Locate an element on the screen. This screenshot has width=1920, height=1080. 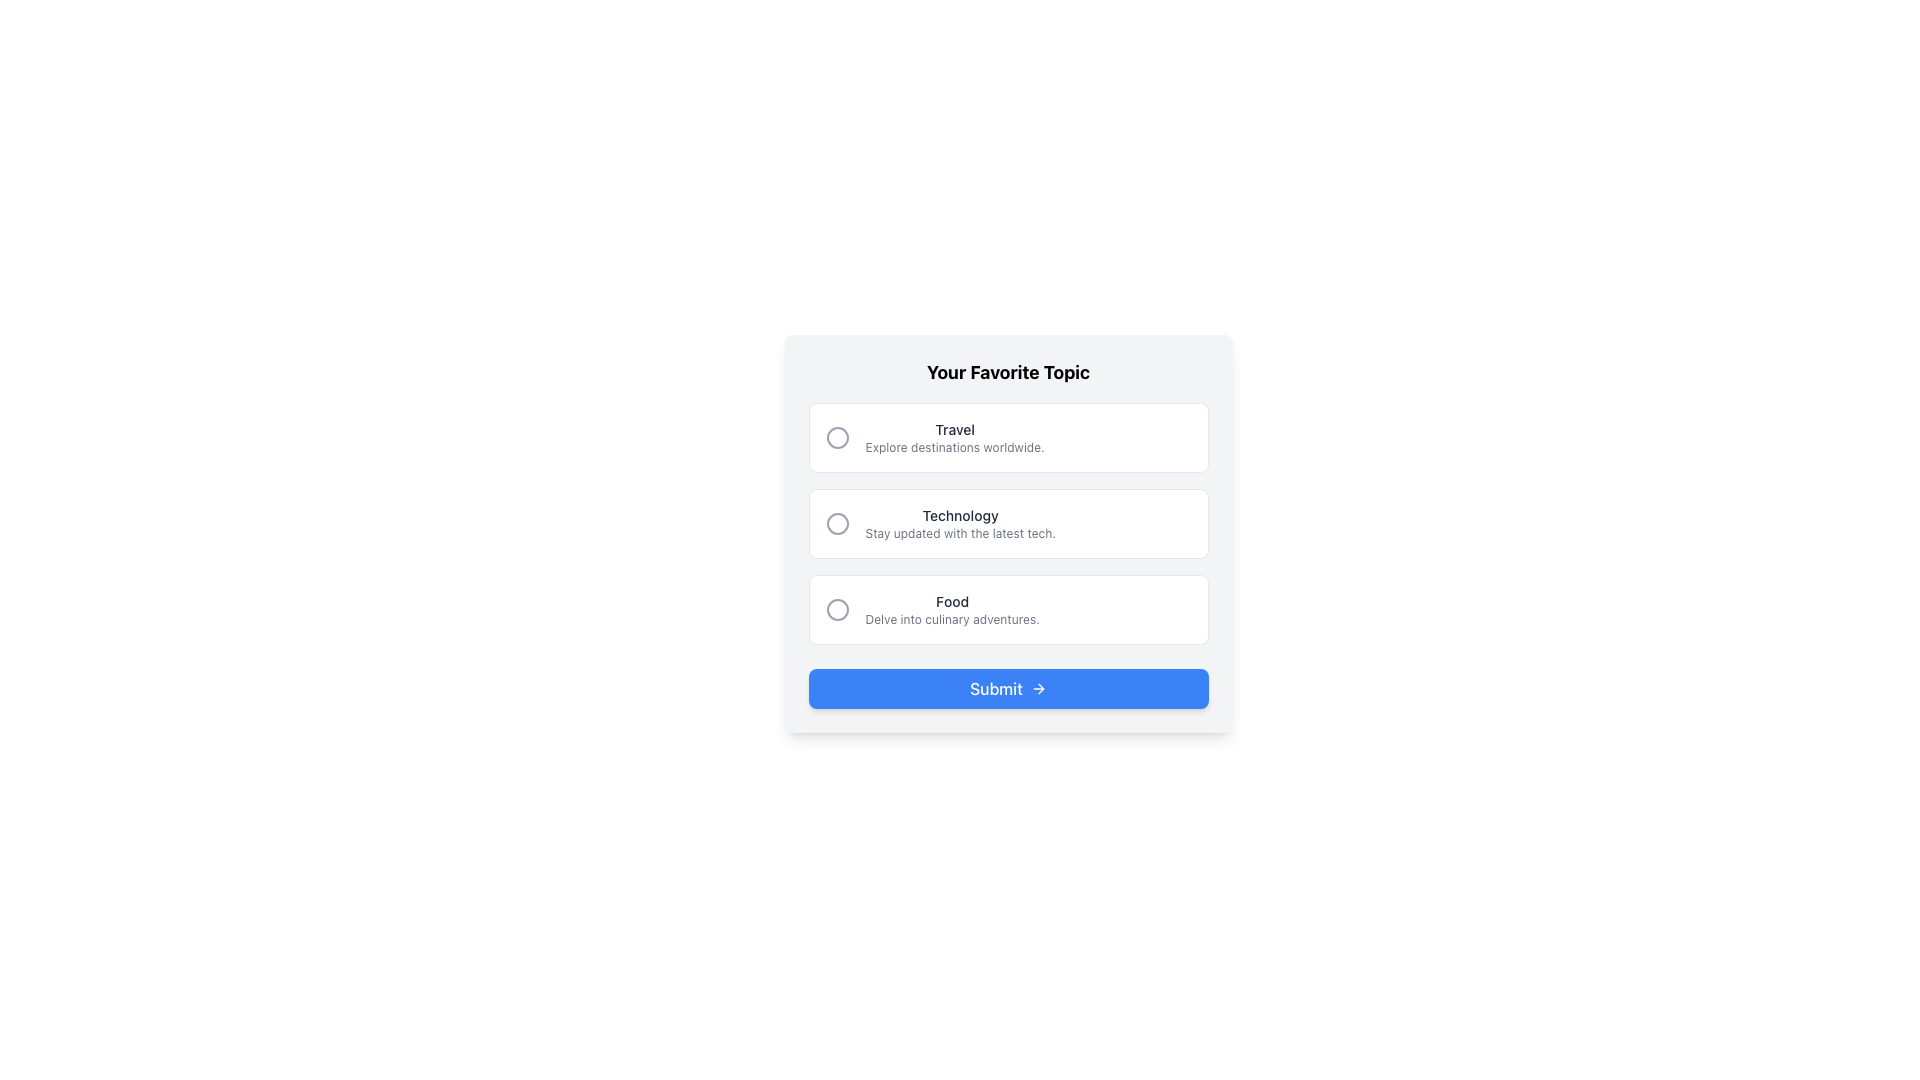
the first selectable list item titled 'Travel' with a circular gray outlined icon and bold black text is located at coordinates (1008, 437).